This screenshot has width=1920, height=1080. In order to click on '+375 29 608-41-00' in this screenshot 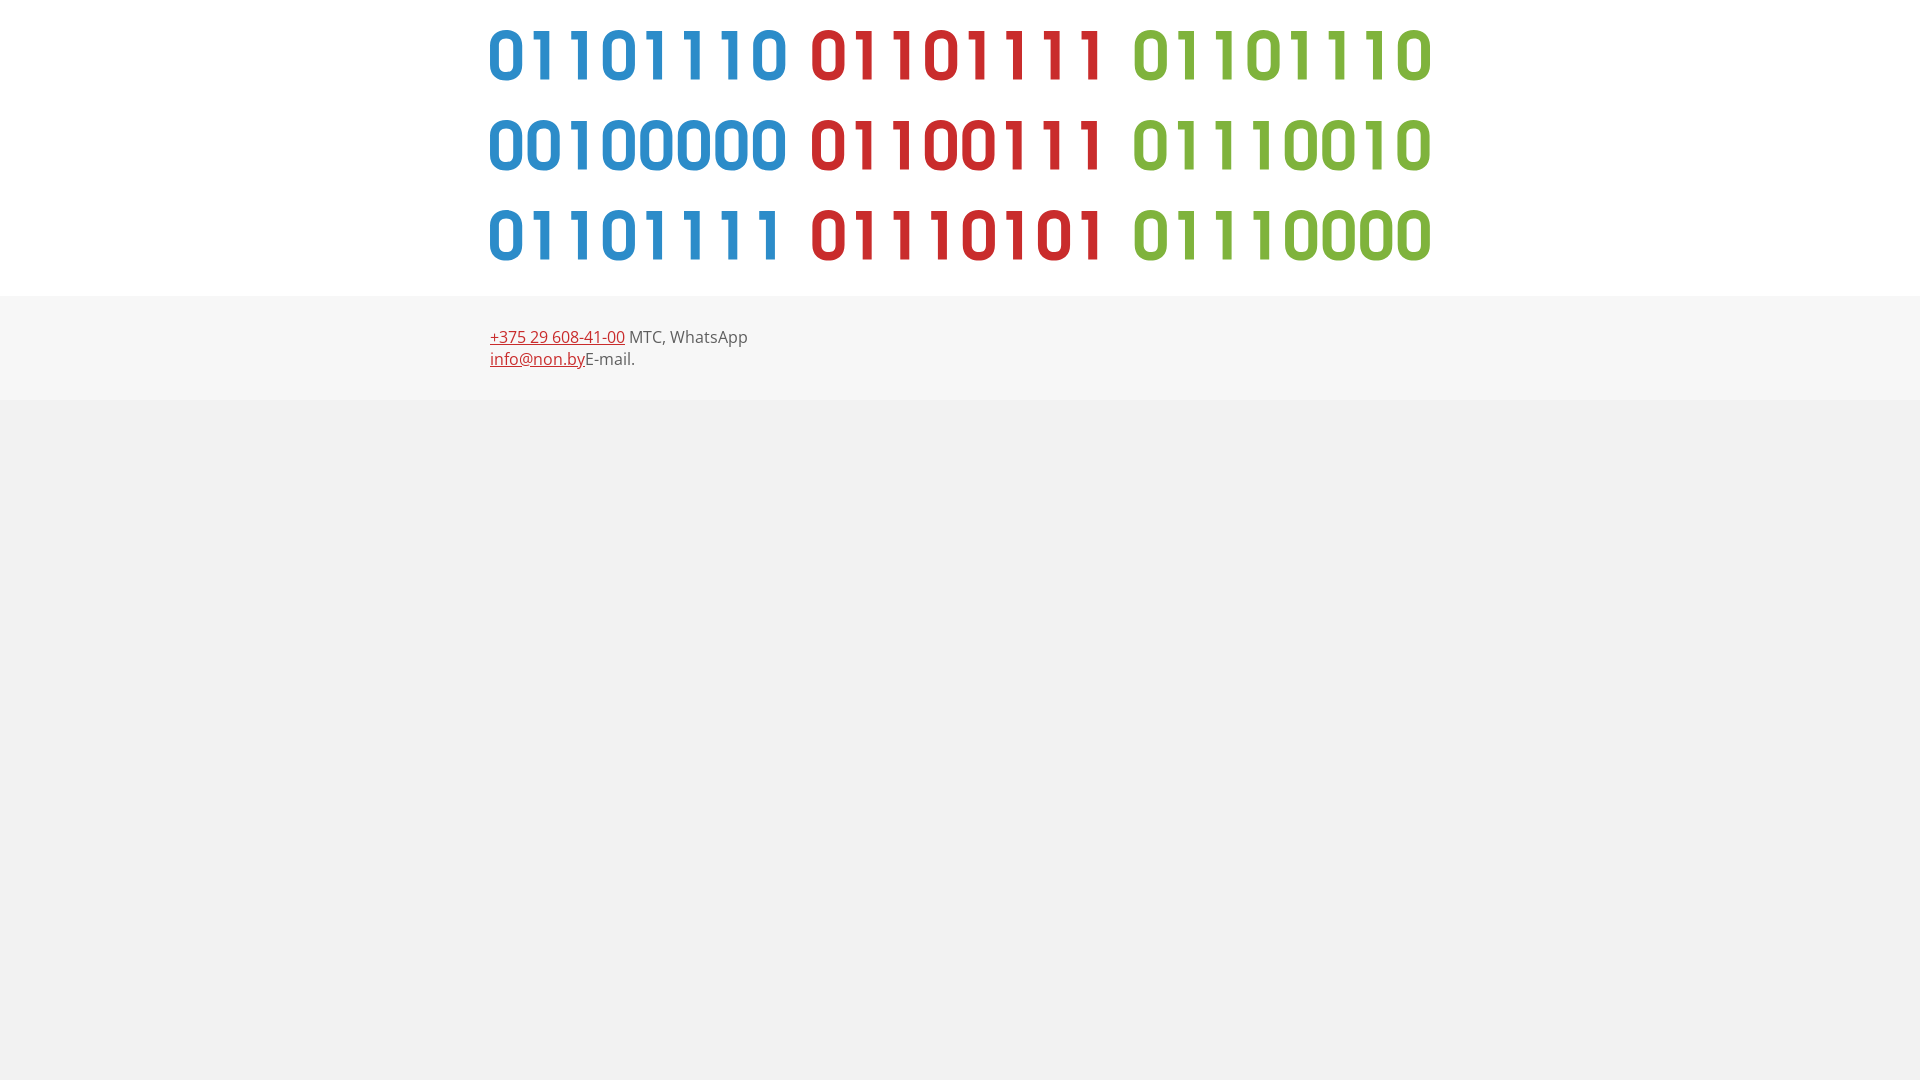, I will do `click(557, 335)`.